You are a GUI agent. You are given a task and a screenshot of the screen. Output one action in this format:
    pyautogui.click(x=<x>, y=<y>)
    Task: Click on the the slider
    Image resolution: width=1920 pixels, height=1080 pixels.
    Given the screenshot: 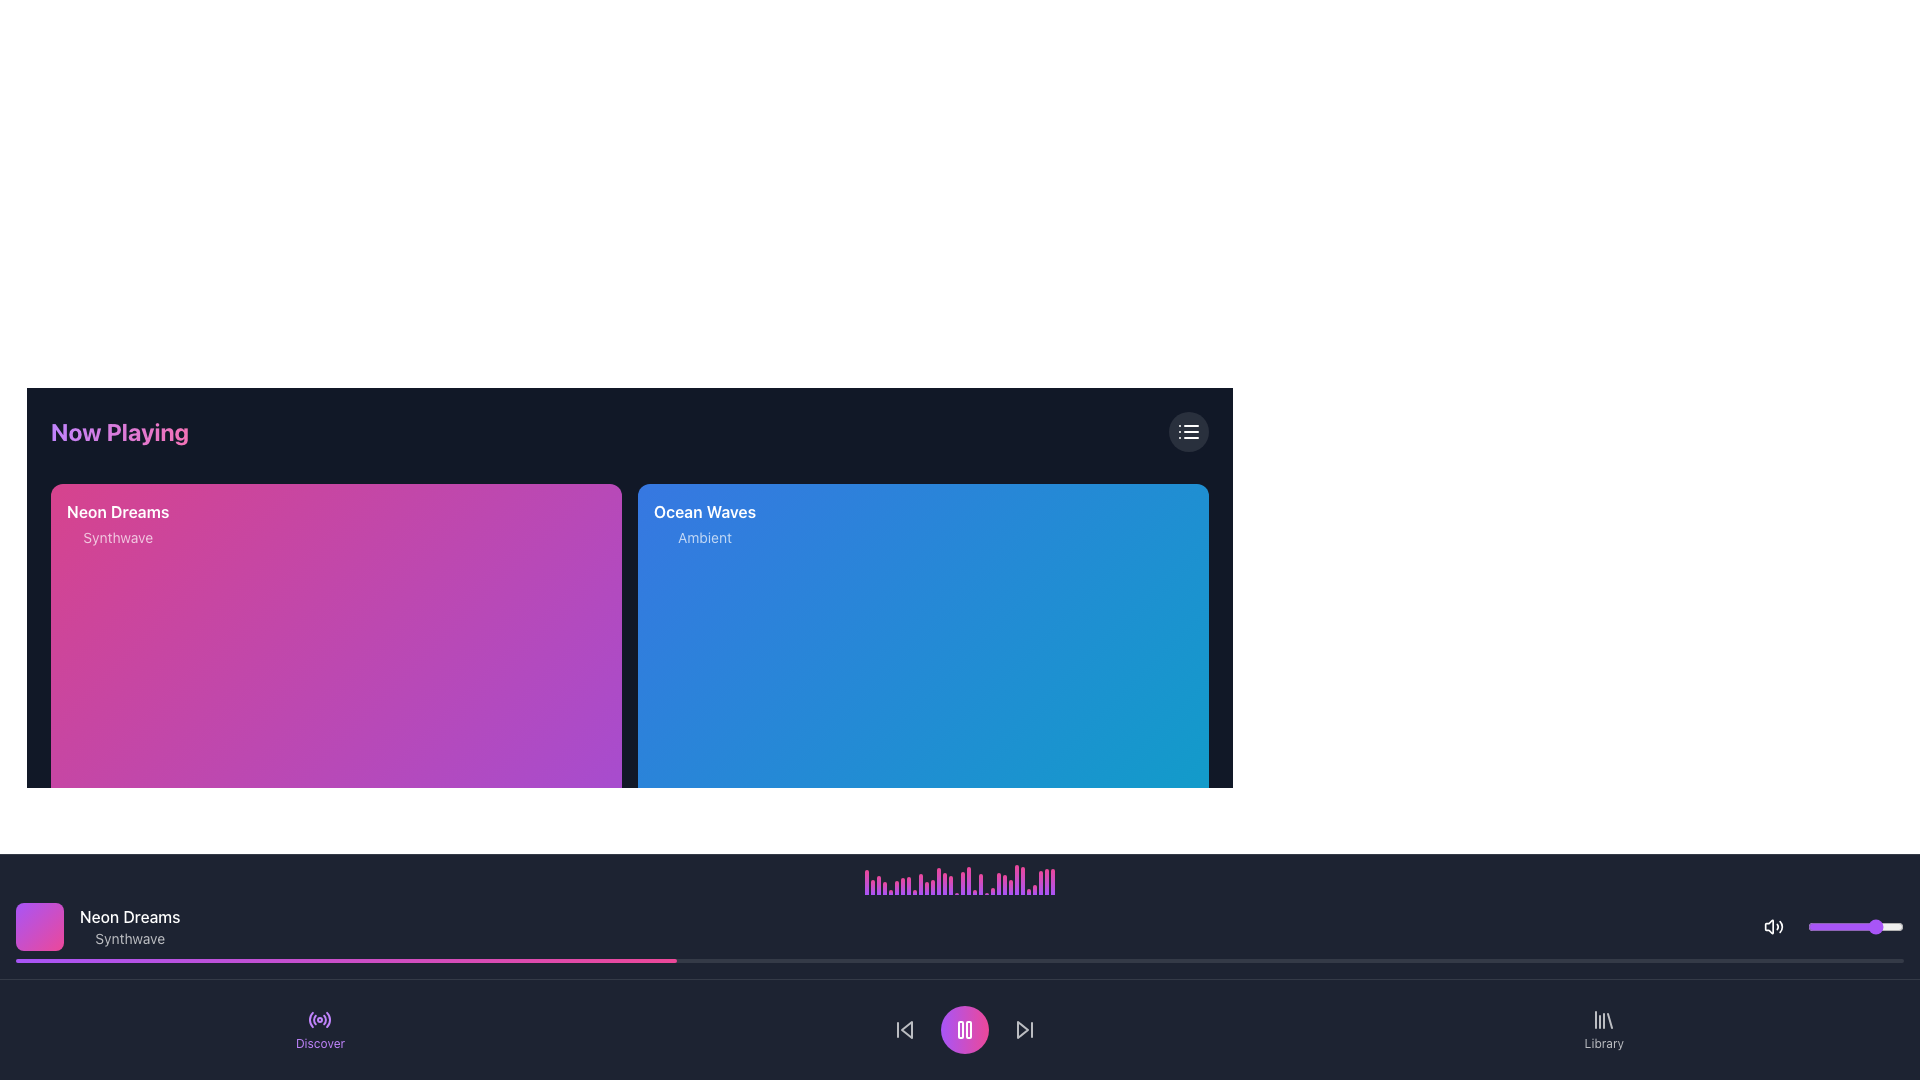 What is the action you would take?
    pyautogui.click(x=1854, y=926)
    